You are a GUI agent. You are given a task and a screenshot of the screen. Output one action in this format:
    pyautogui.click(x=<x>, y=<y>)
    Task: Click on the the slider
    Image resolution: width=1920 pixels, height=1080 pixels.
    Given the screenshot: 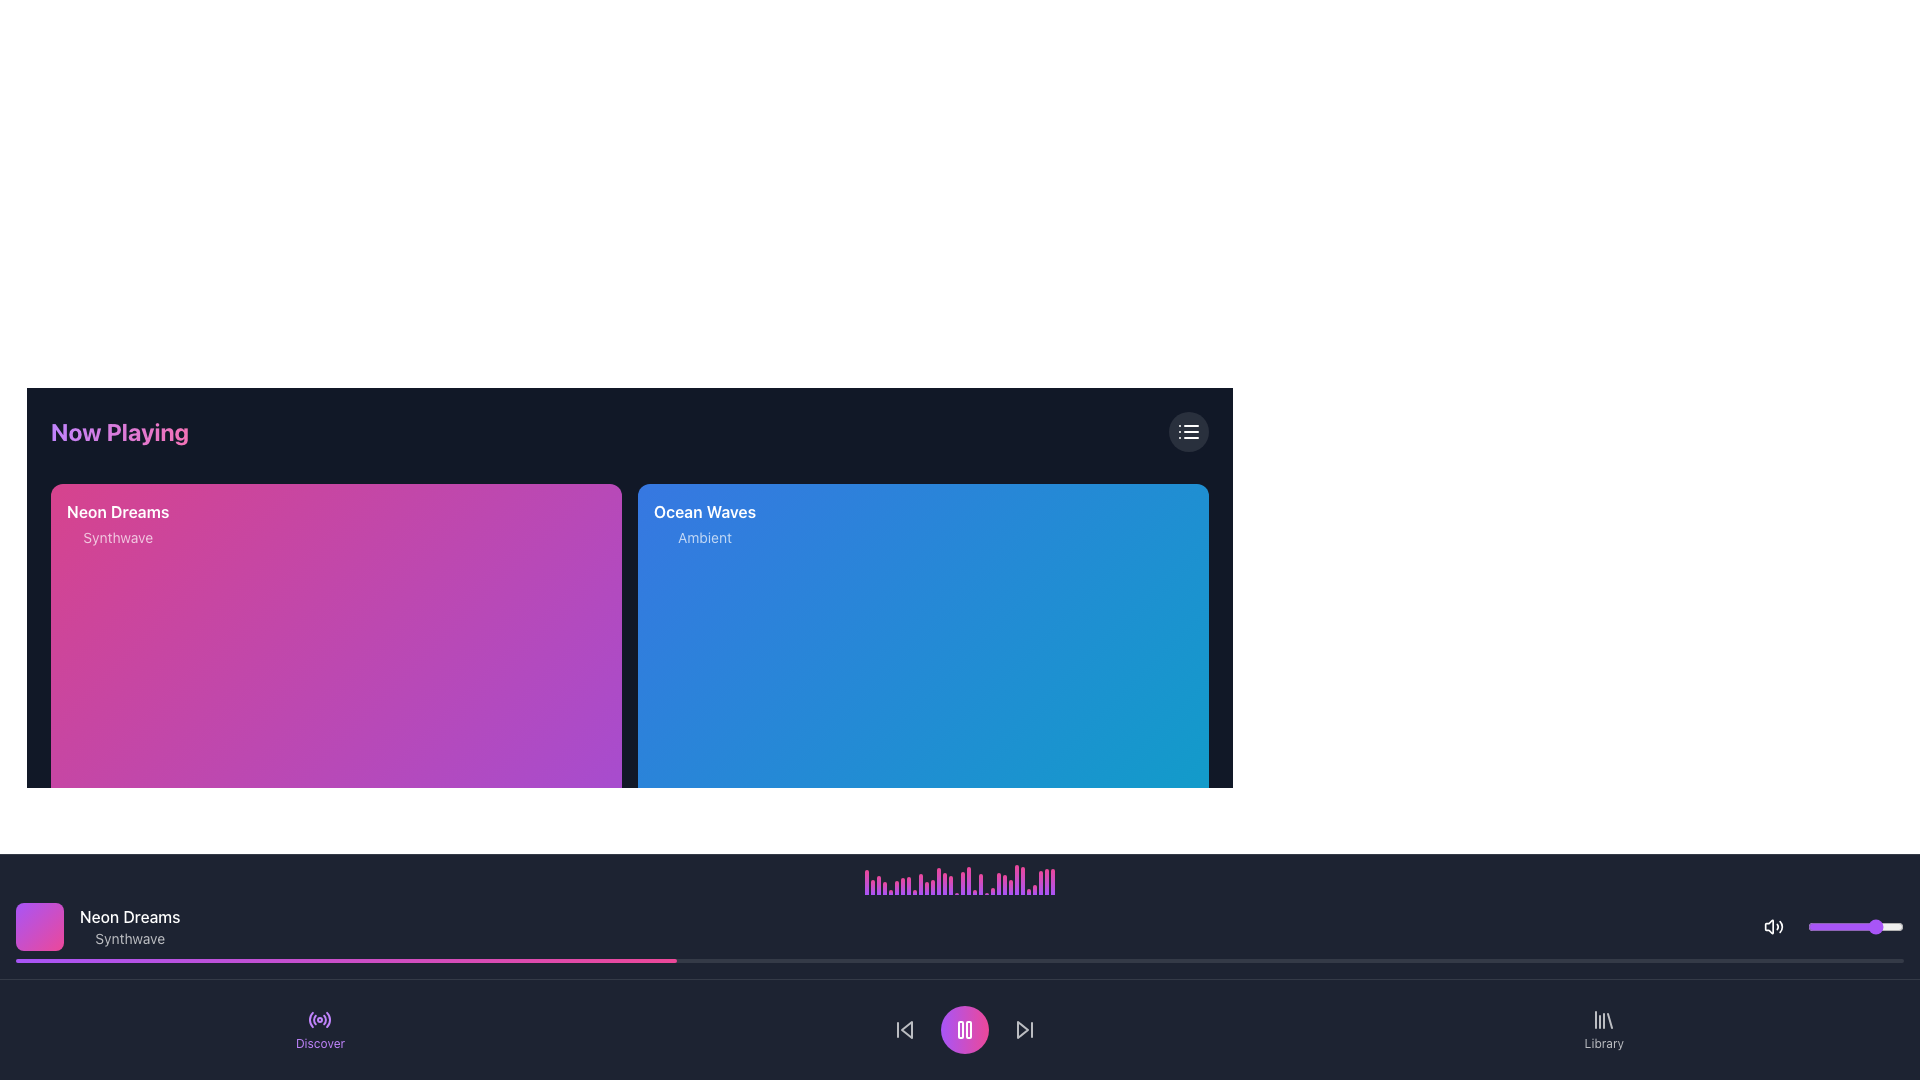 What is the action you would take?
    pyautogui.click(x=1854, y=926)
    